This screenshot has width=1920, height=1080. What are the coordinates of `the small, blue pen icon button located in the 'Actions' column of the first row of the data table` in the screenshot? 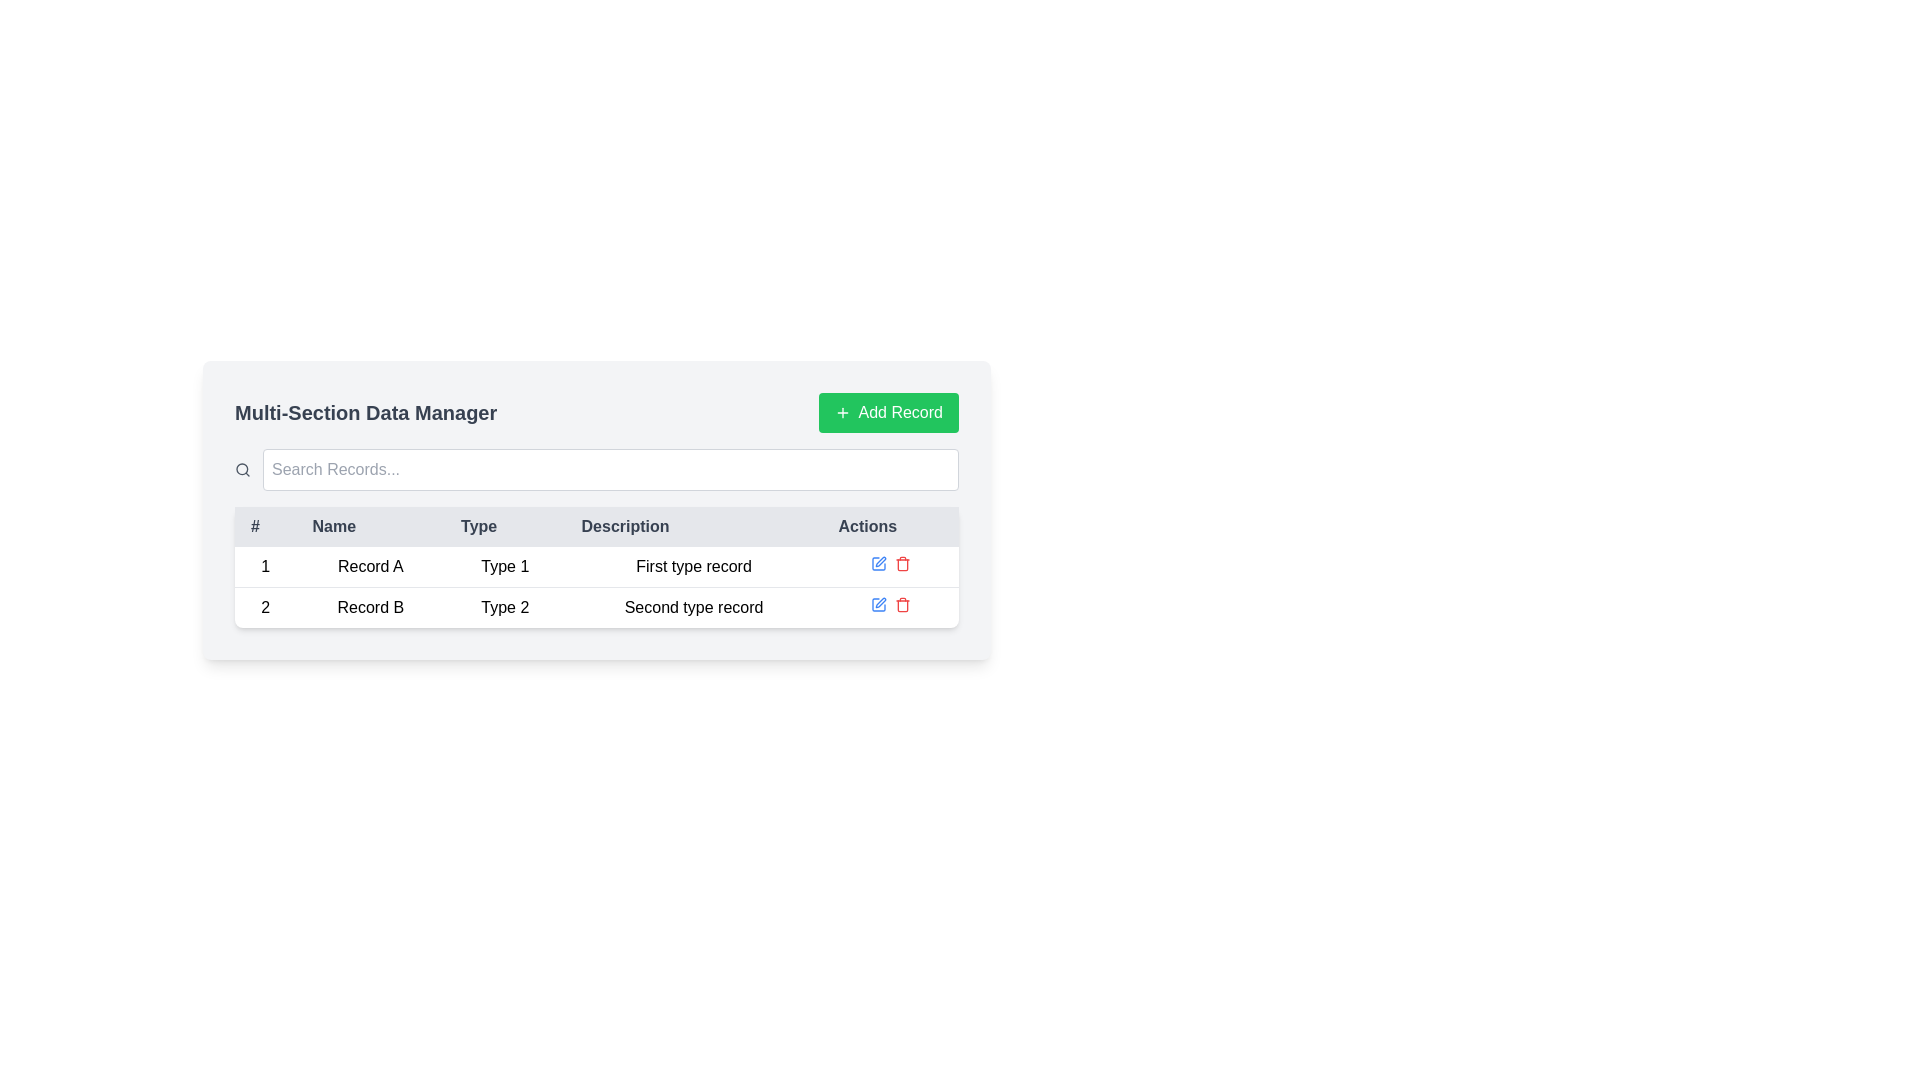 It's located at (878, 604).